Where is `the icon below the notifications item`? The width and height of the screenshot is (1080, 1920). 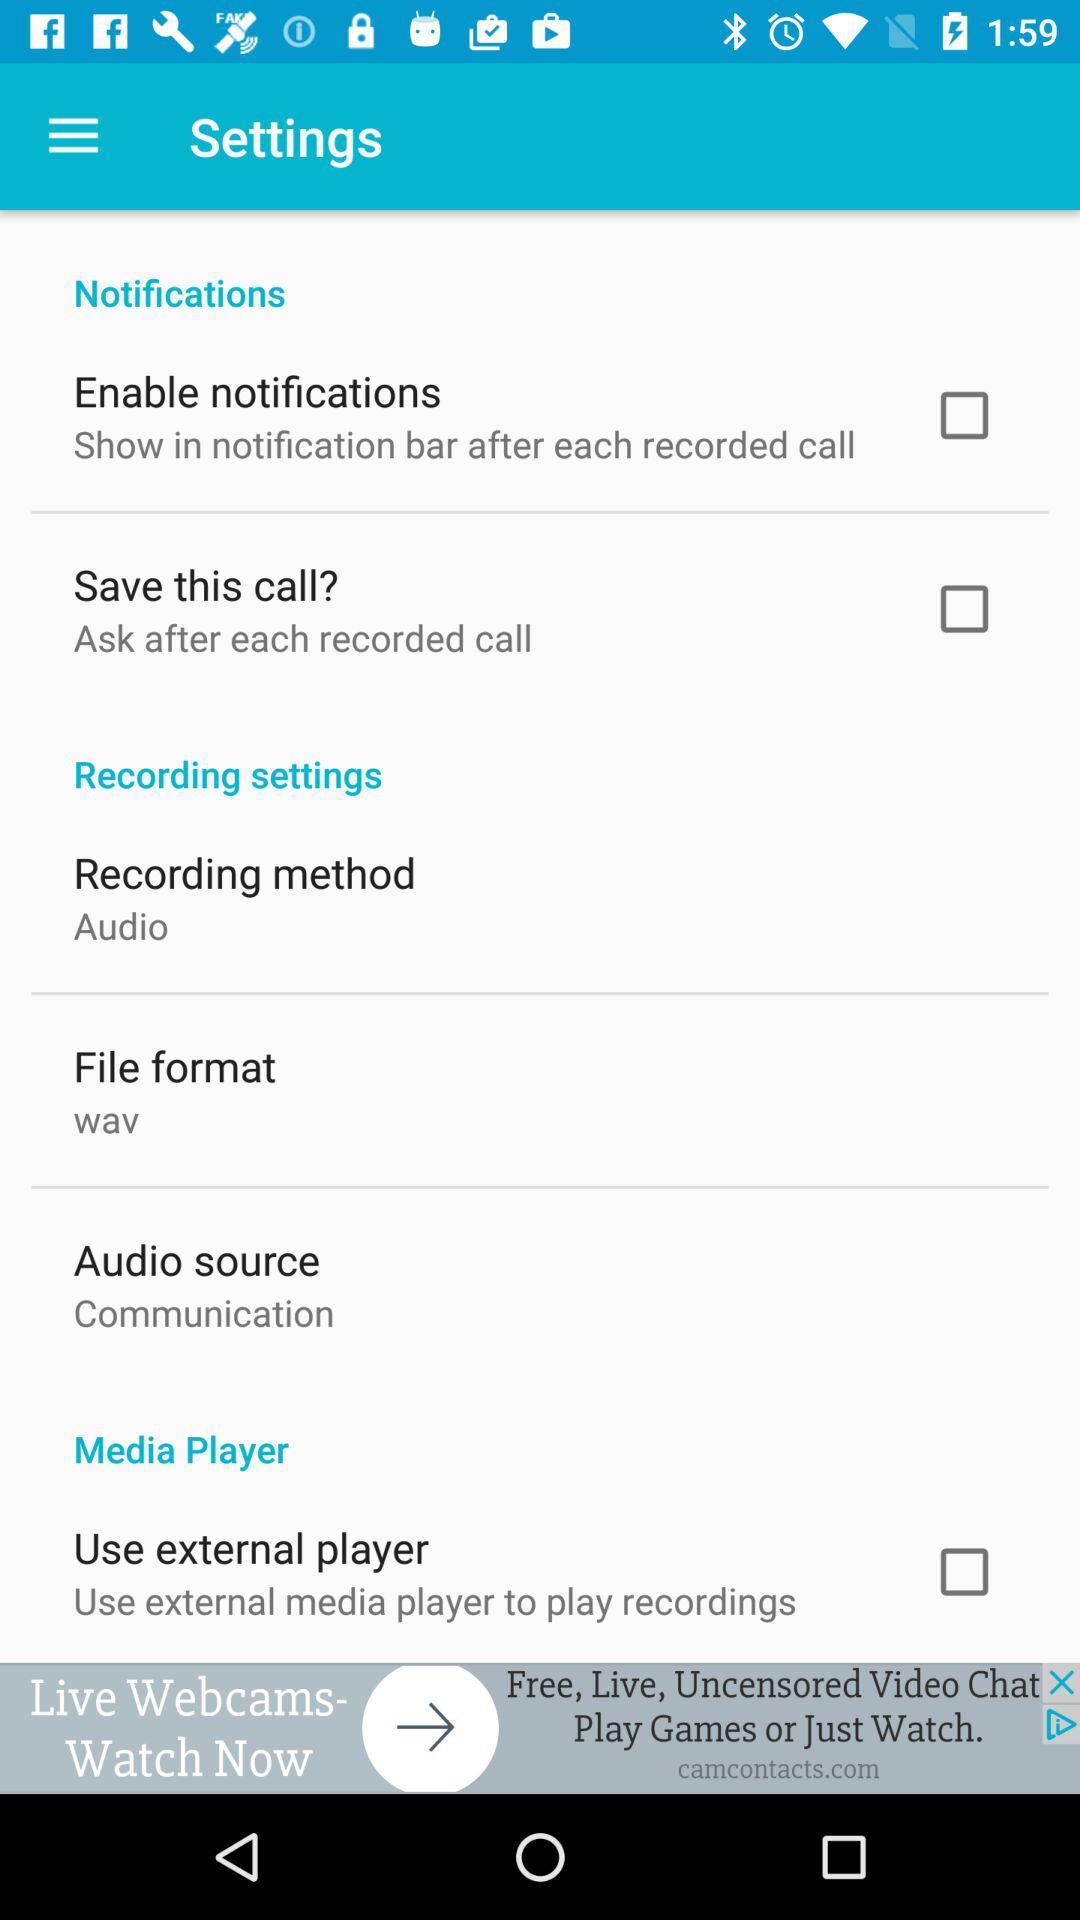
the icon below the notifications item is located at coordinates (256, 386).